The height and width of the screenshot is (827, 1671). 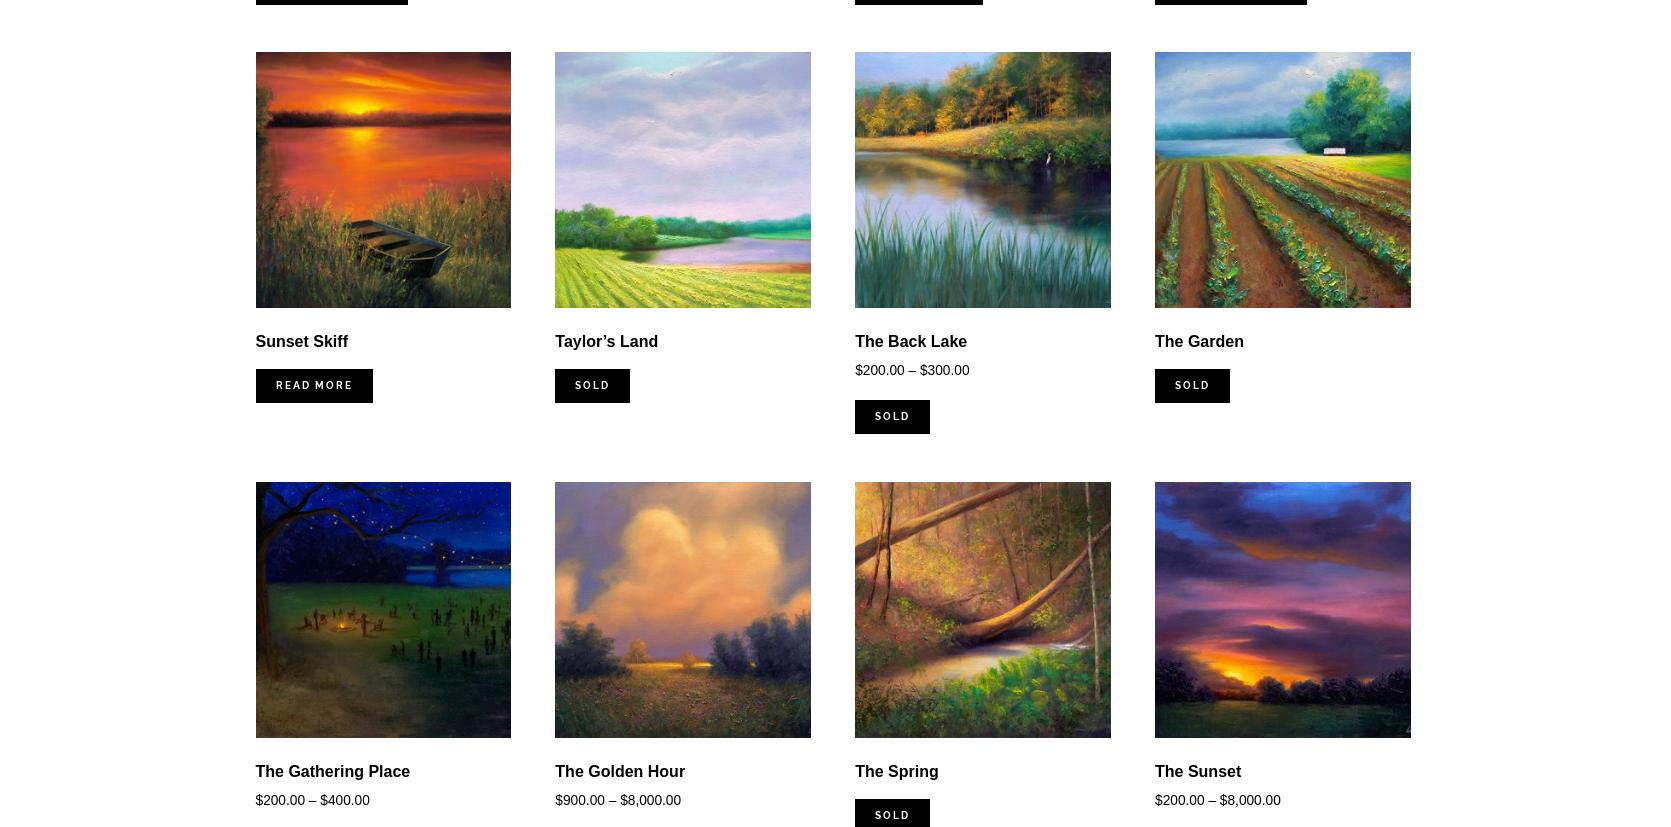 I want to click on 'The Garden', so click(x=1198, y=341).